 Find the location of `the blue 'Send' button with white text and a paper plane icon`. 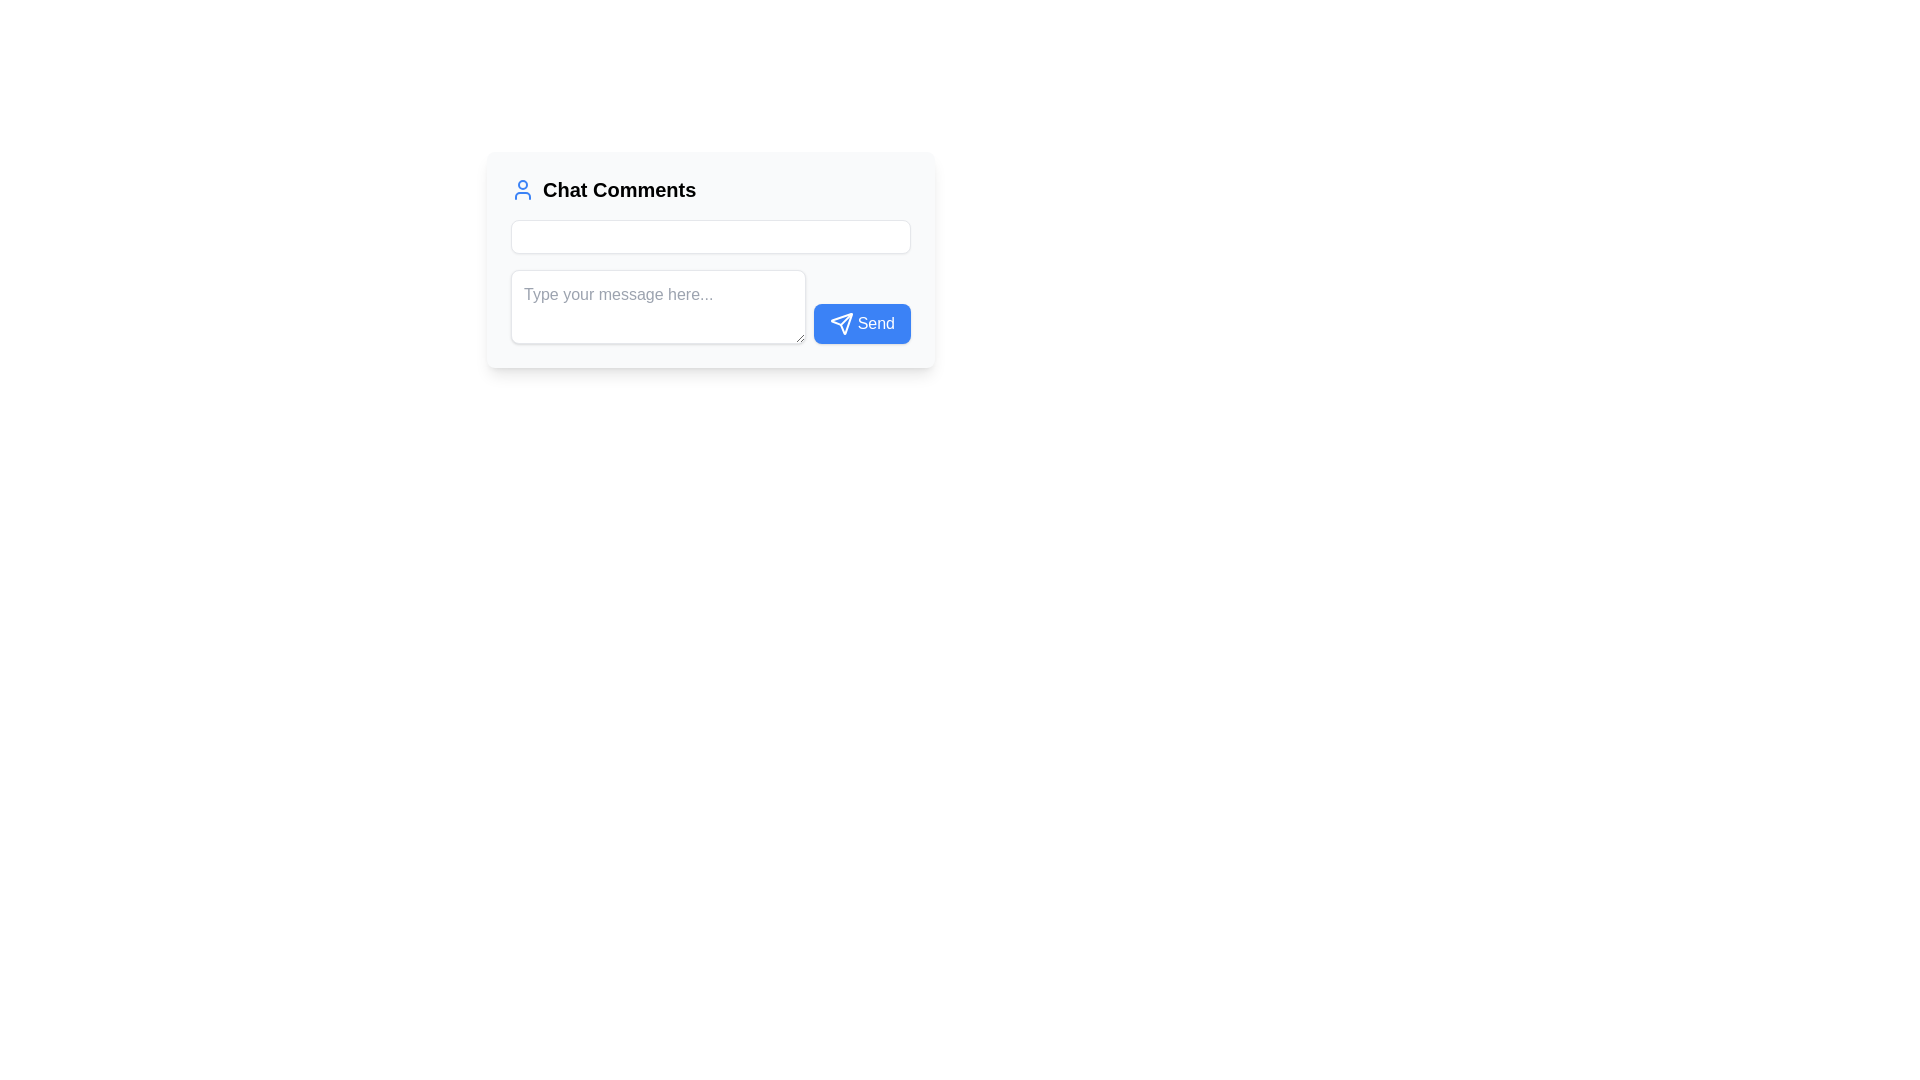

the blue 'Send' button with white text and a paper plane icon is located at coordinates (862, 323).